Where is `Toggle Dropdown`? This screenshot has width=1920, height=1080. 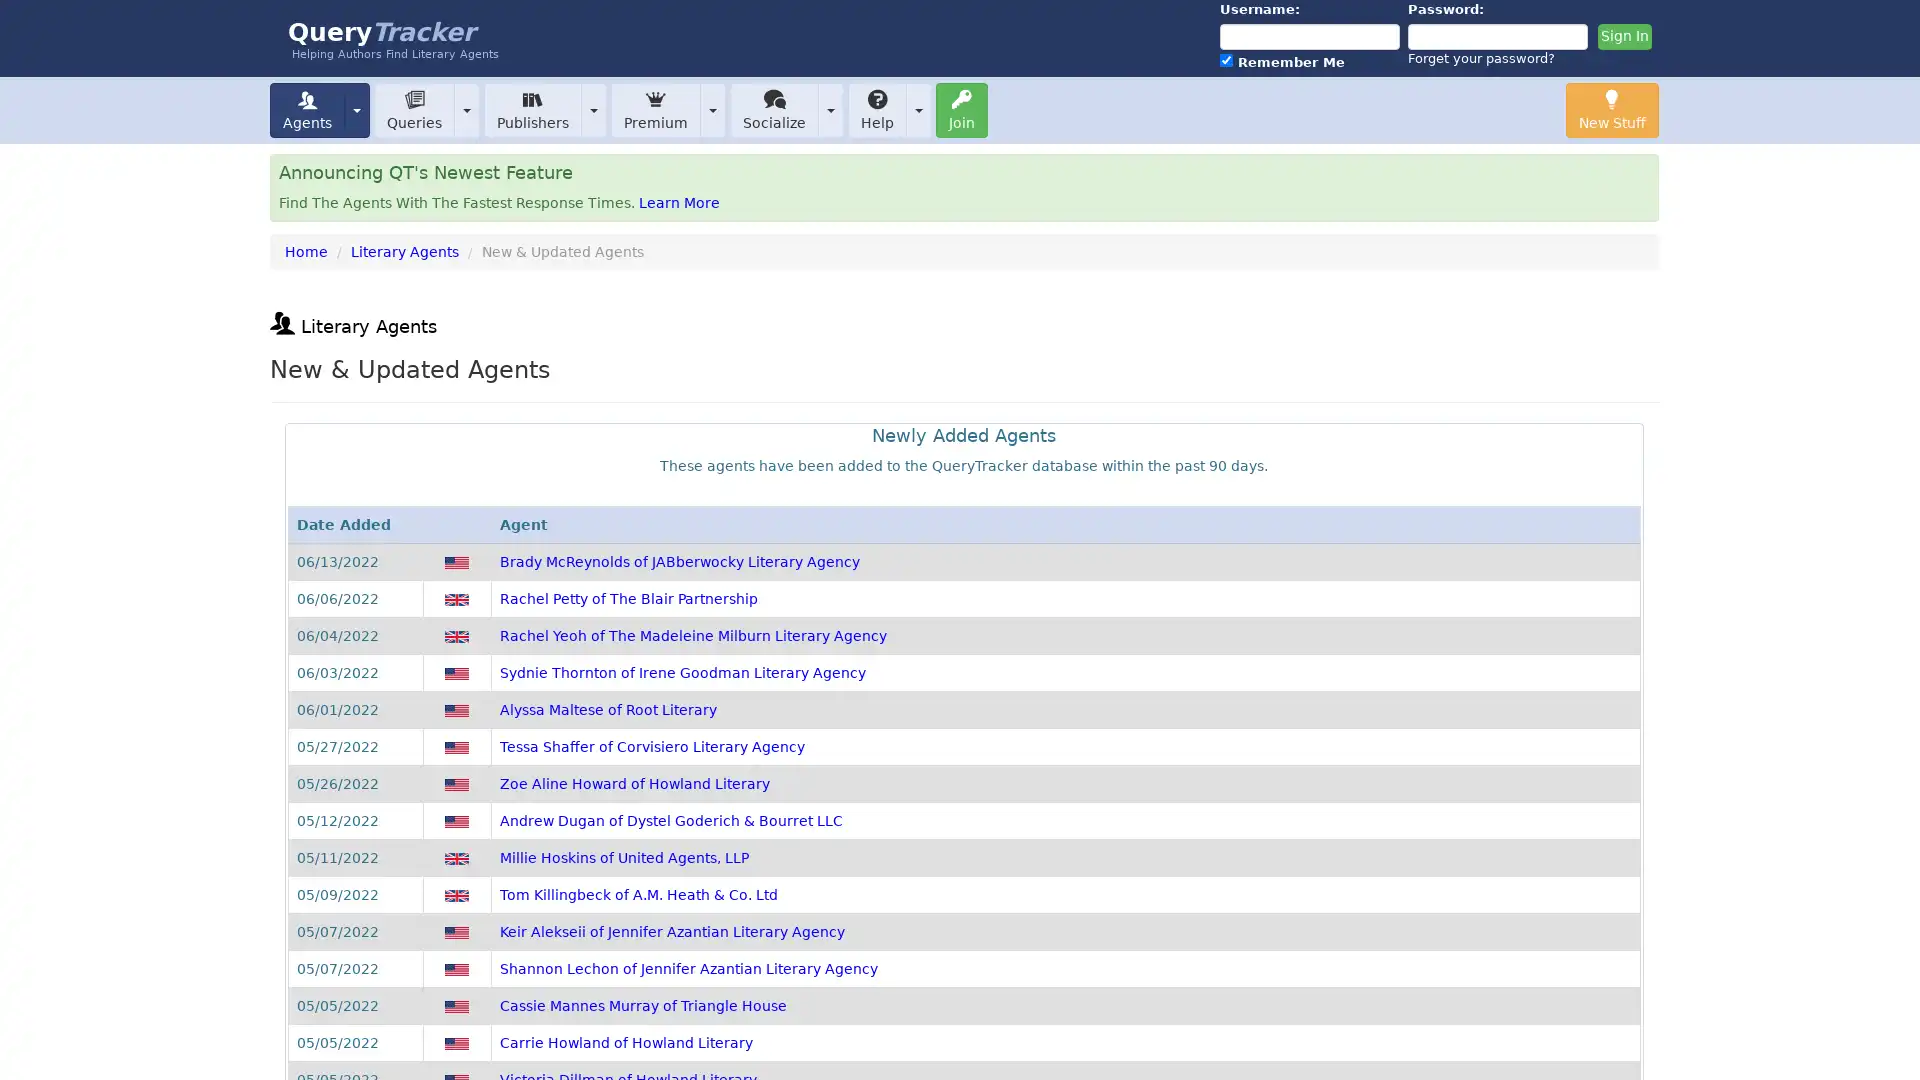 Toggle Dropdown is located at coordinates (465, 109).